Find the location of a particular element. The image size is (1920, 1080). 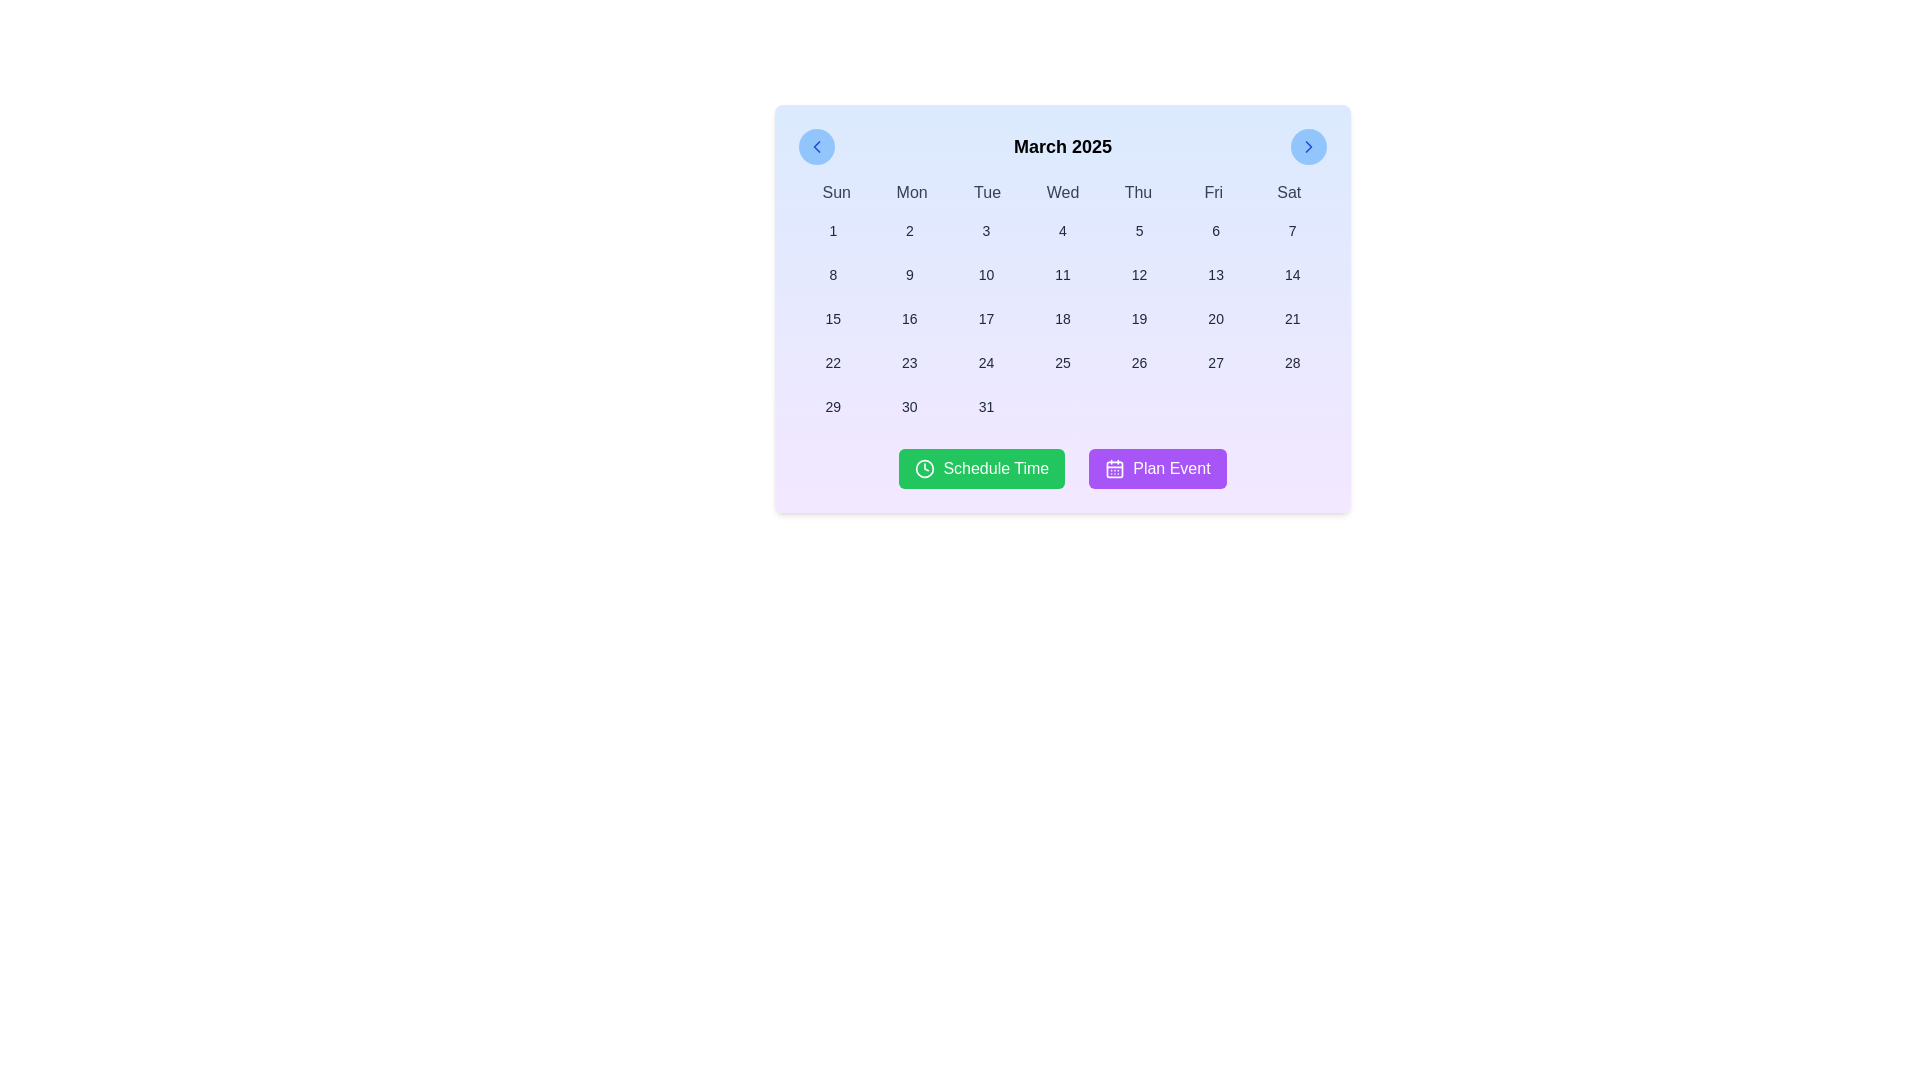

the scheduling button located below the calendar view, aligned to the left of the 'Plan Event' button is located at coordinates (982, 469).